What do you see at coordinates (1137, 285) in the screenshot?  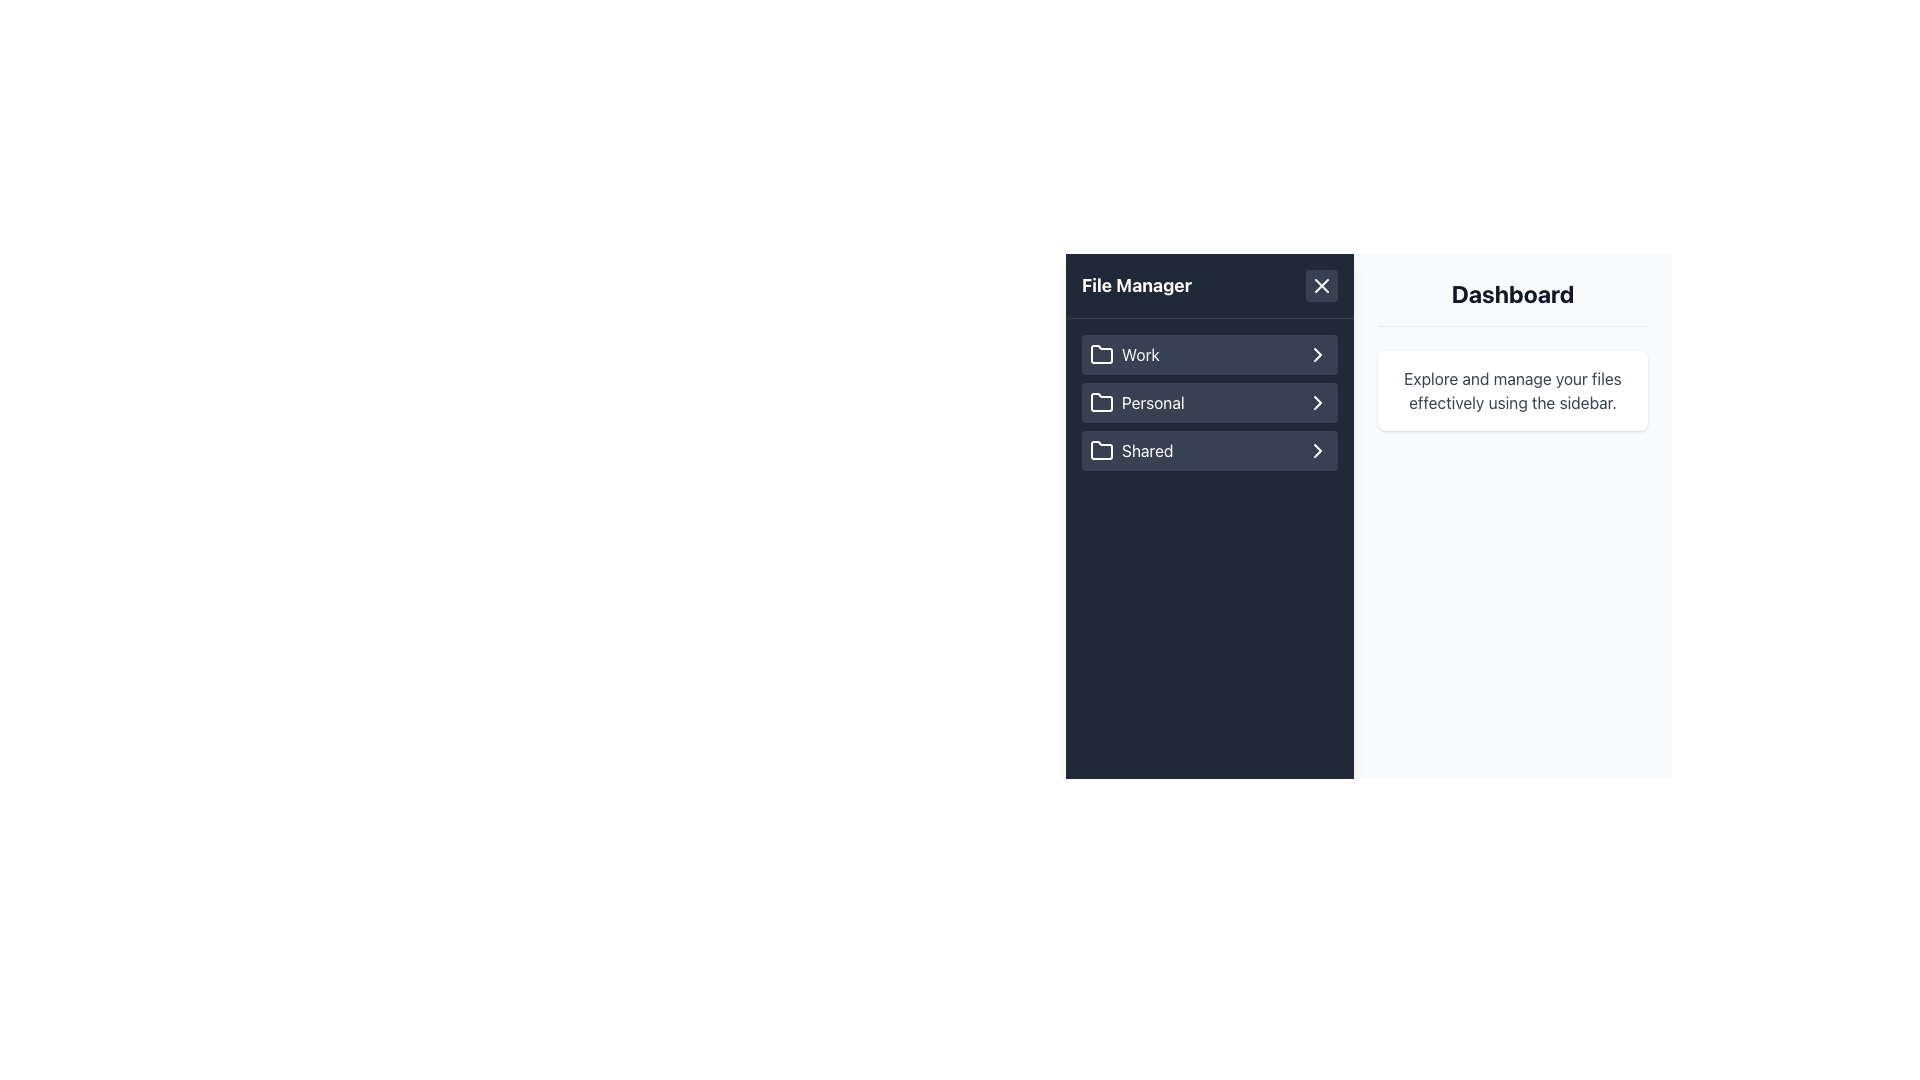 I see `text from the 'File Manager' label, which is a bold, large font text located at the top section of the sidebar with a dark background` at bounding box center [1137, 285].